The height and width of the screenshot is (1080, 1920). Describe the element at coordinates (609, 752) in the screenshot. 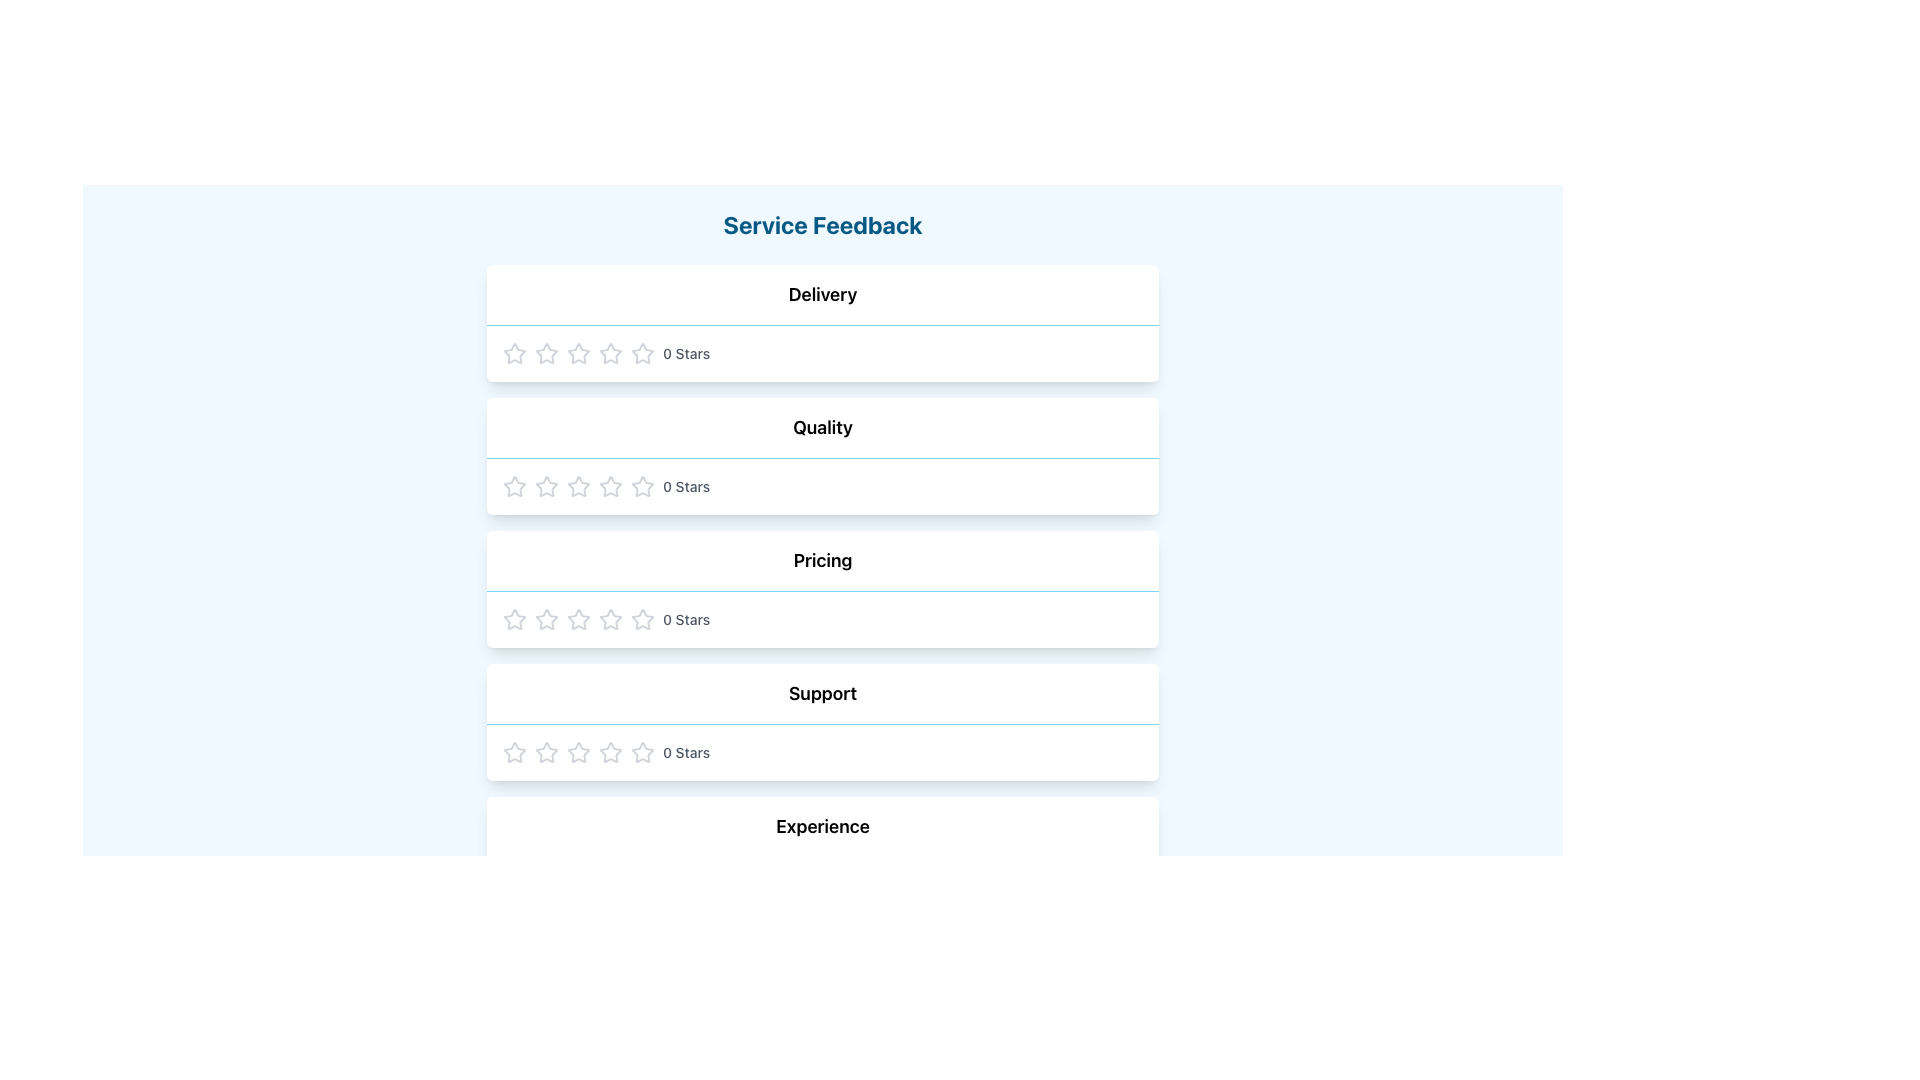

I see `the sixth star icon in the 'Support' section's rating component for additional interaction` at that location.